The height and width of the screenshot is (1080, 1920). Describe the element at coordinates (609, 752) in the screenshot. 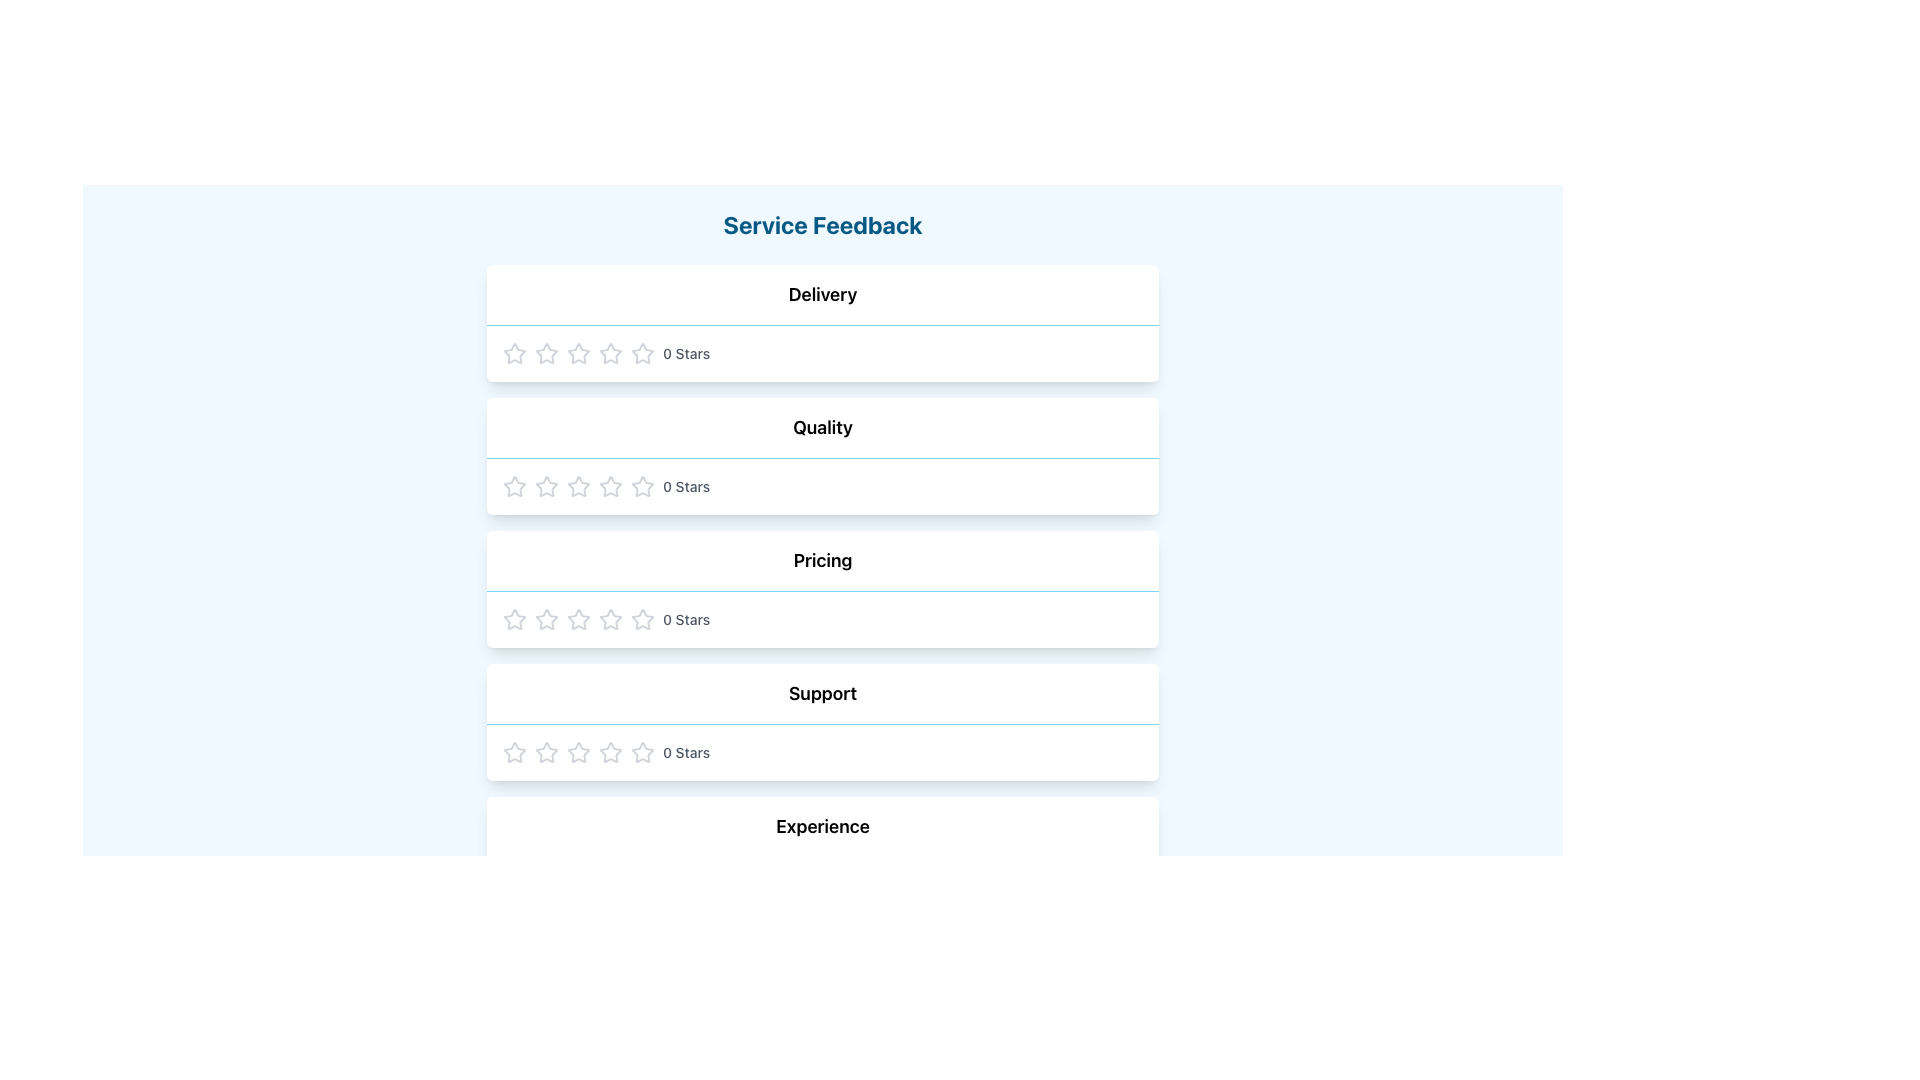

I see `the sixth star icon in the 'Support' section's rating component for additional interaction` at that location.